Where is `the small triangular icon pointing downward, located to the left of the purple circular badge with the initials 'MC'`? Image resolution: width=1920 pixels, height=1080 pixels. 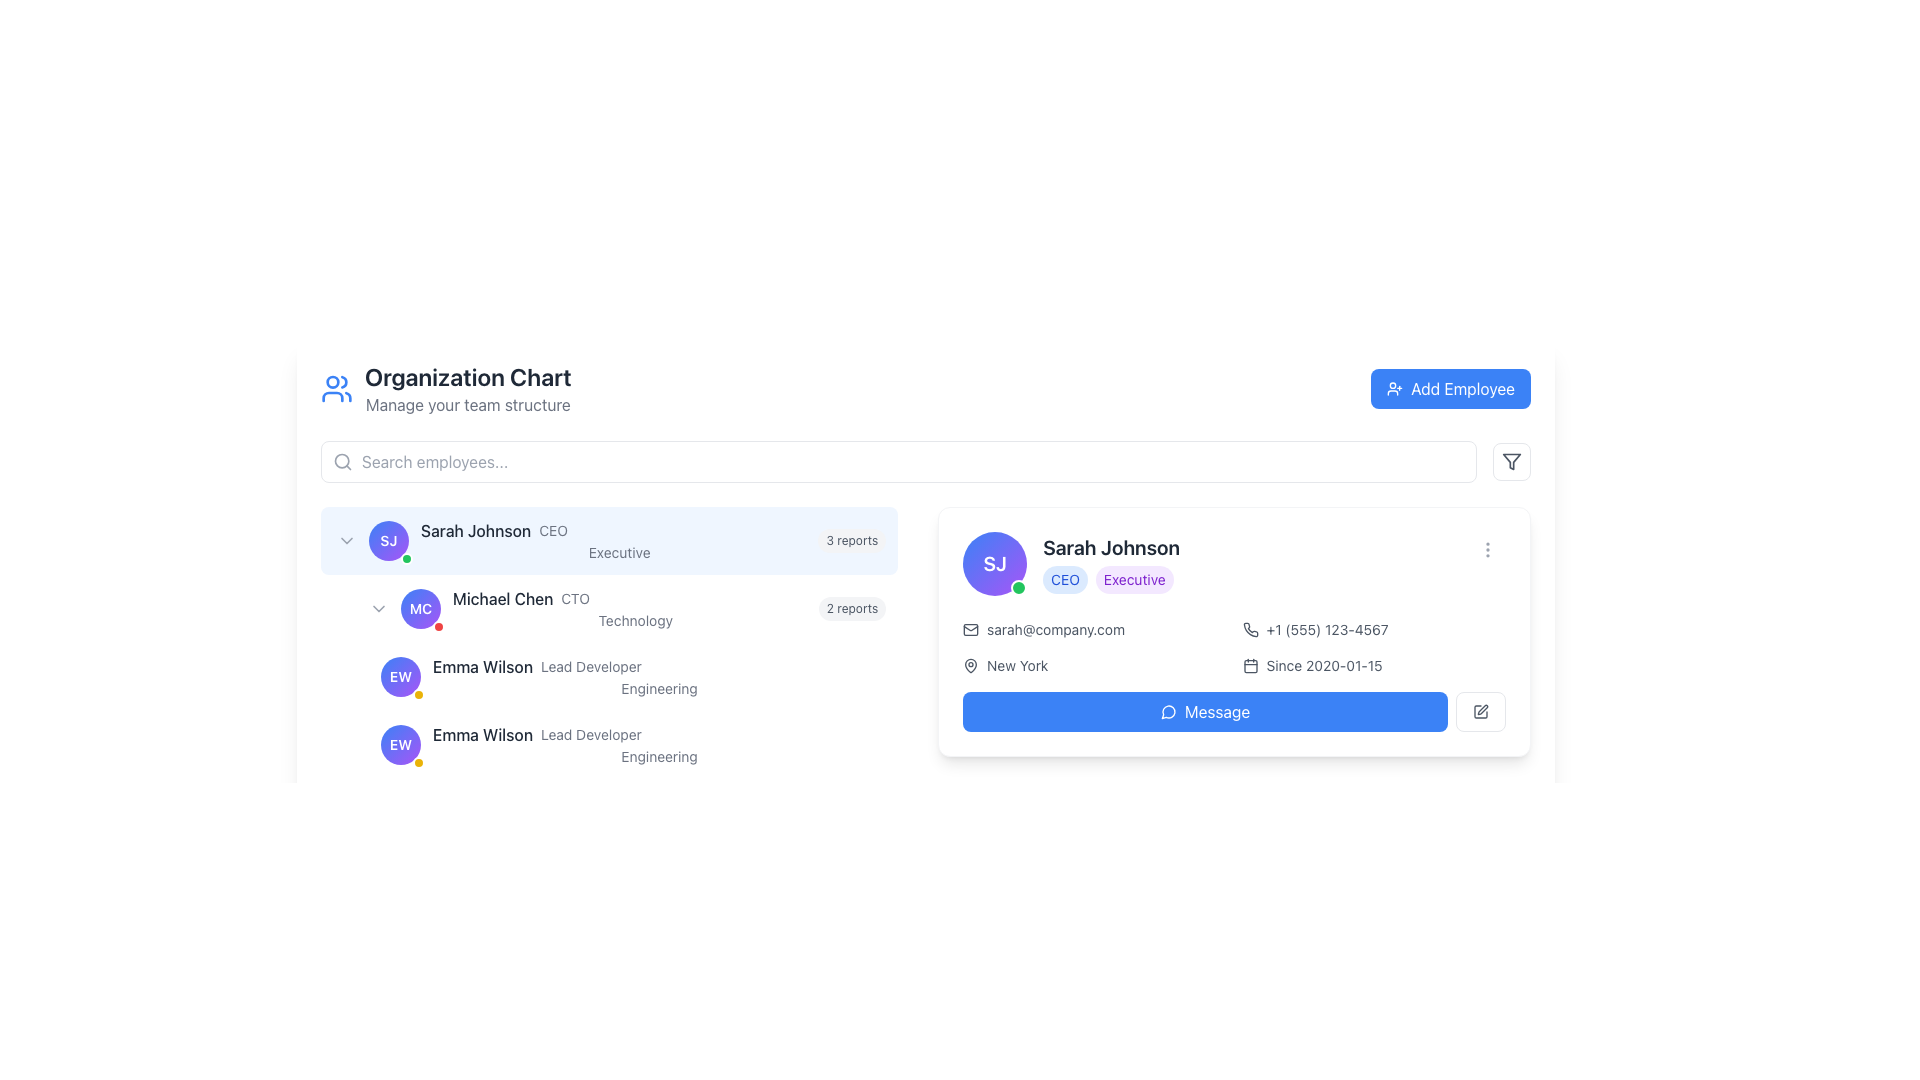 the small triangular icon pointing downward, located to the left of the purple circular badge with the initials 'MC' is located at coordinates (379, 608).